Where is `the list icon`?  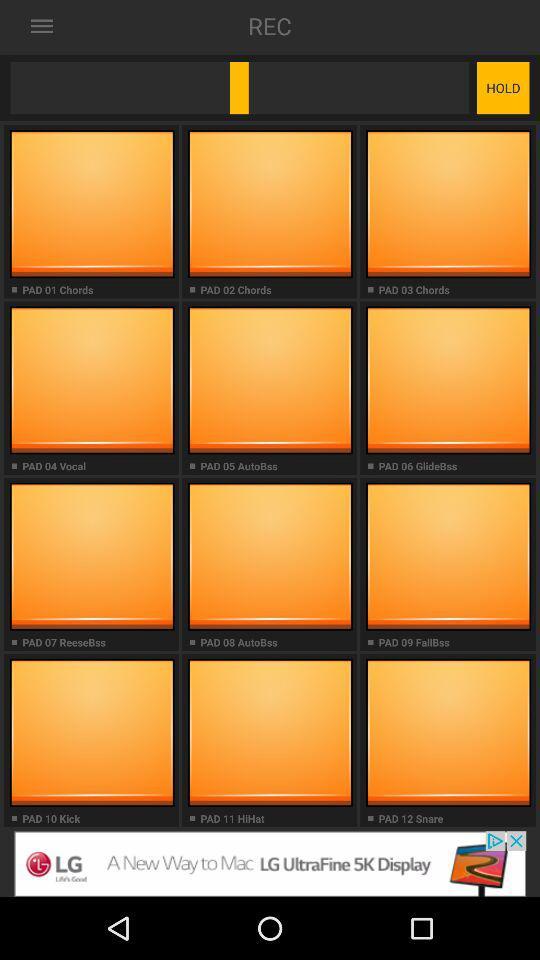 the list icon is located at coordinates (42, 27).